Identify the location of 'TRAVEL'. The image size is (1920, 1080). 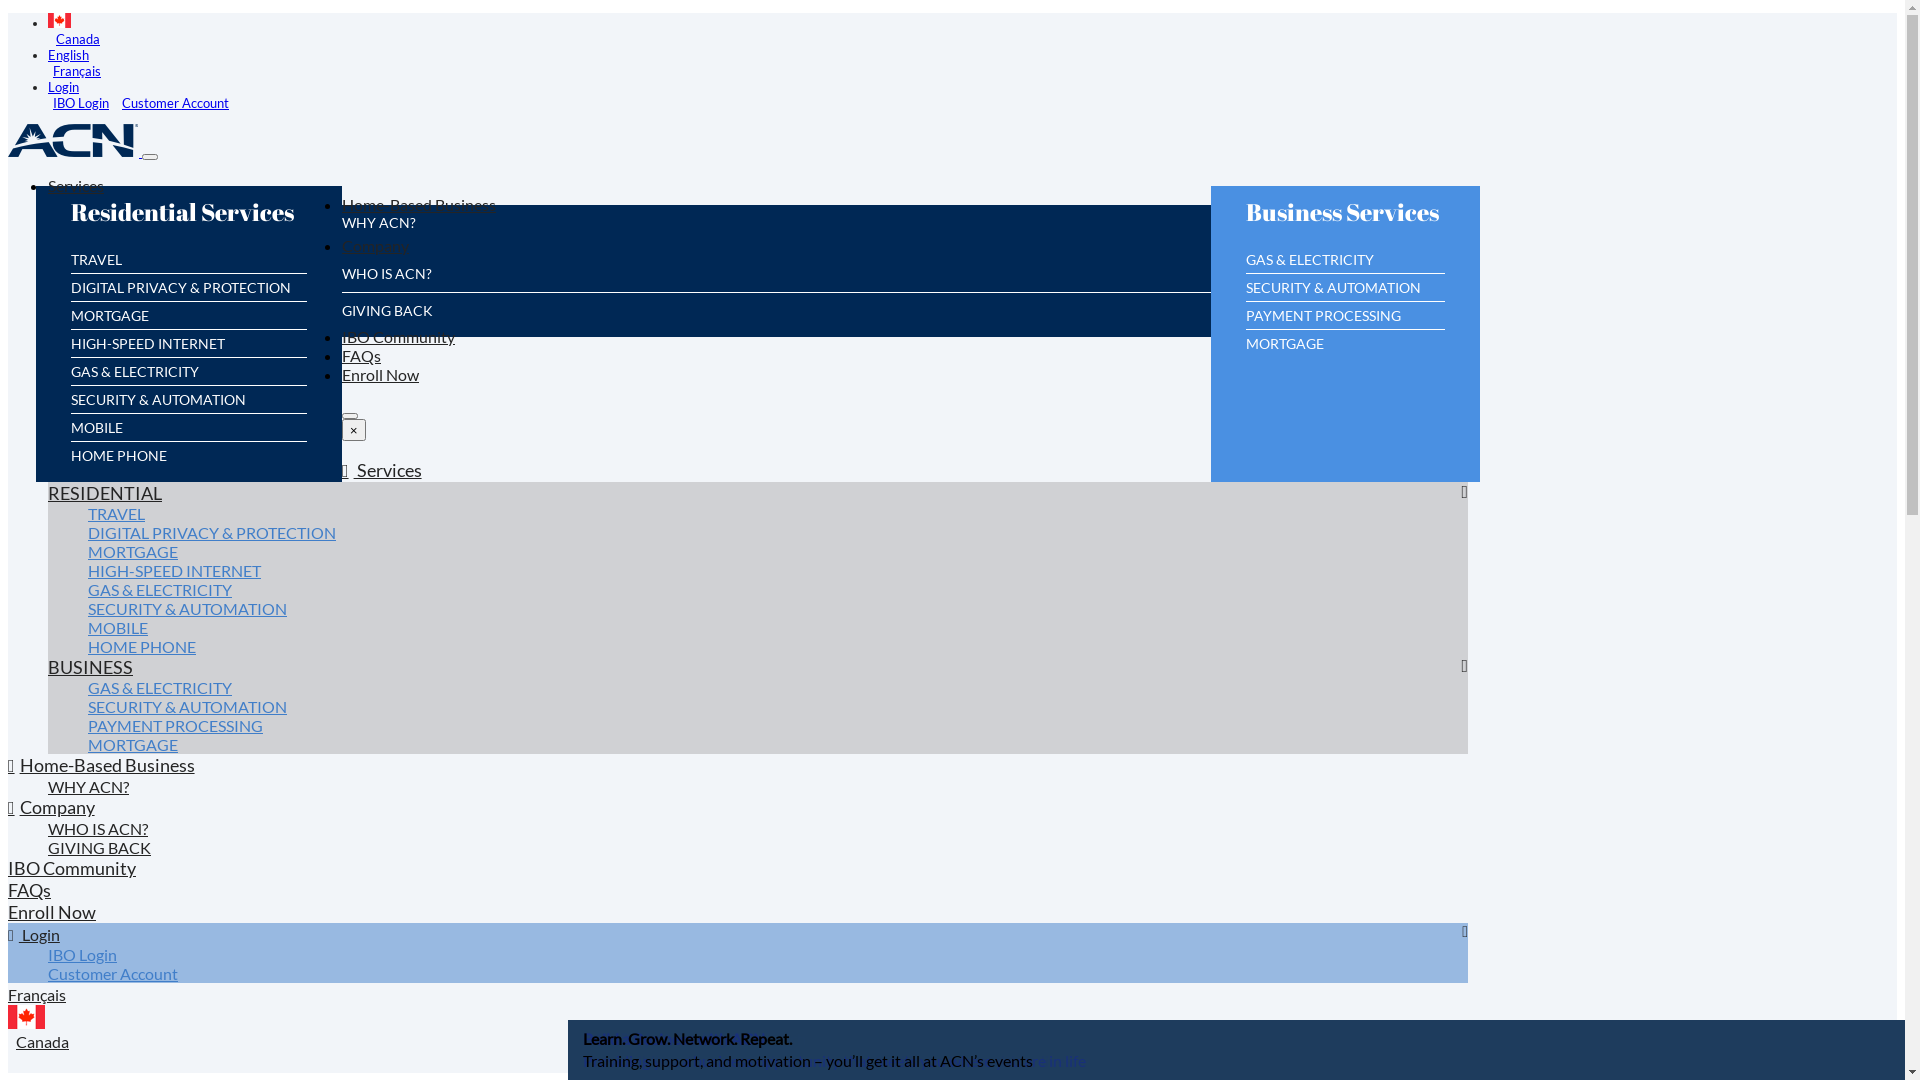
(86, 519).